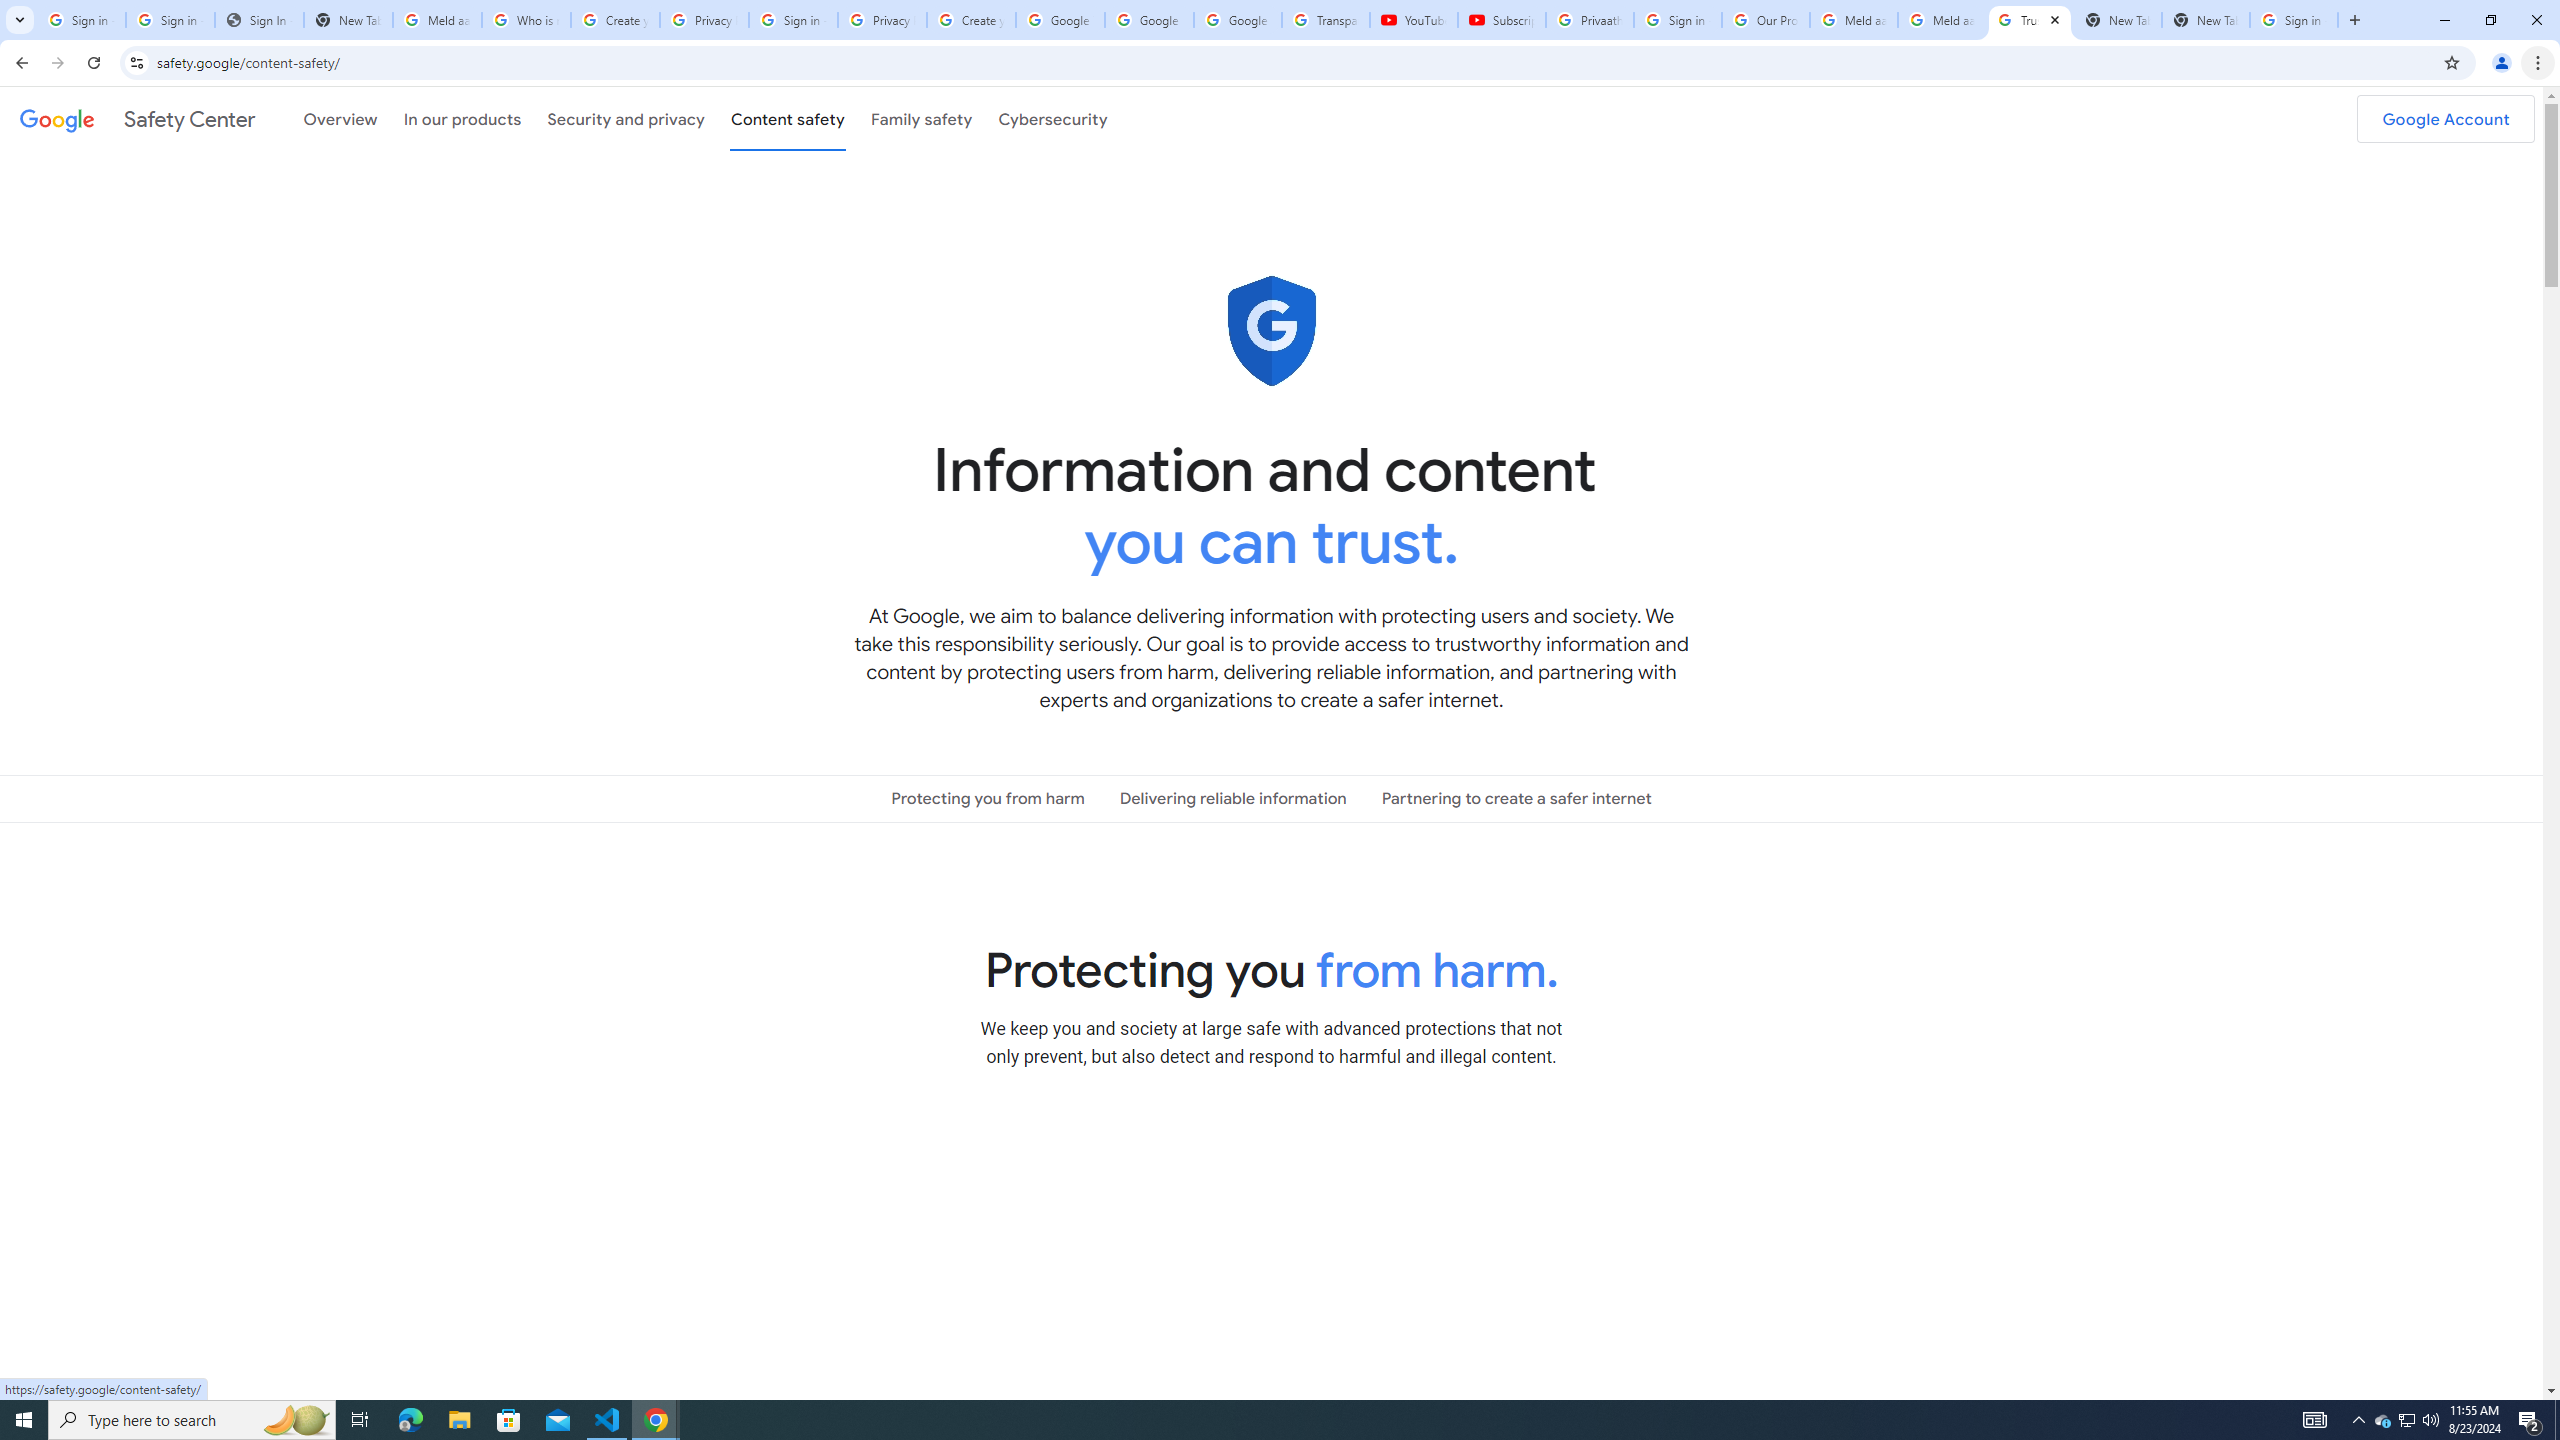 Image resolution: width=2560 pixels, height=1440 pixels. I want to click on 'Delivering reliable information', so click(1231, 798).